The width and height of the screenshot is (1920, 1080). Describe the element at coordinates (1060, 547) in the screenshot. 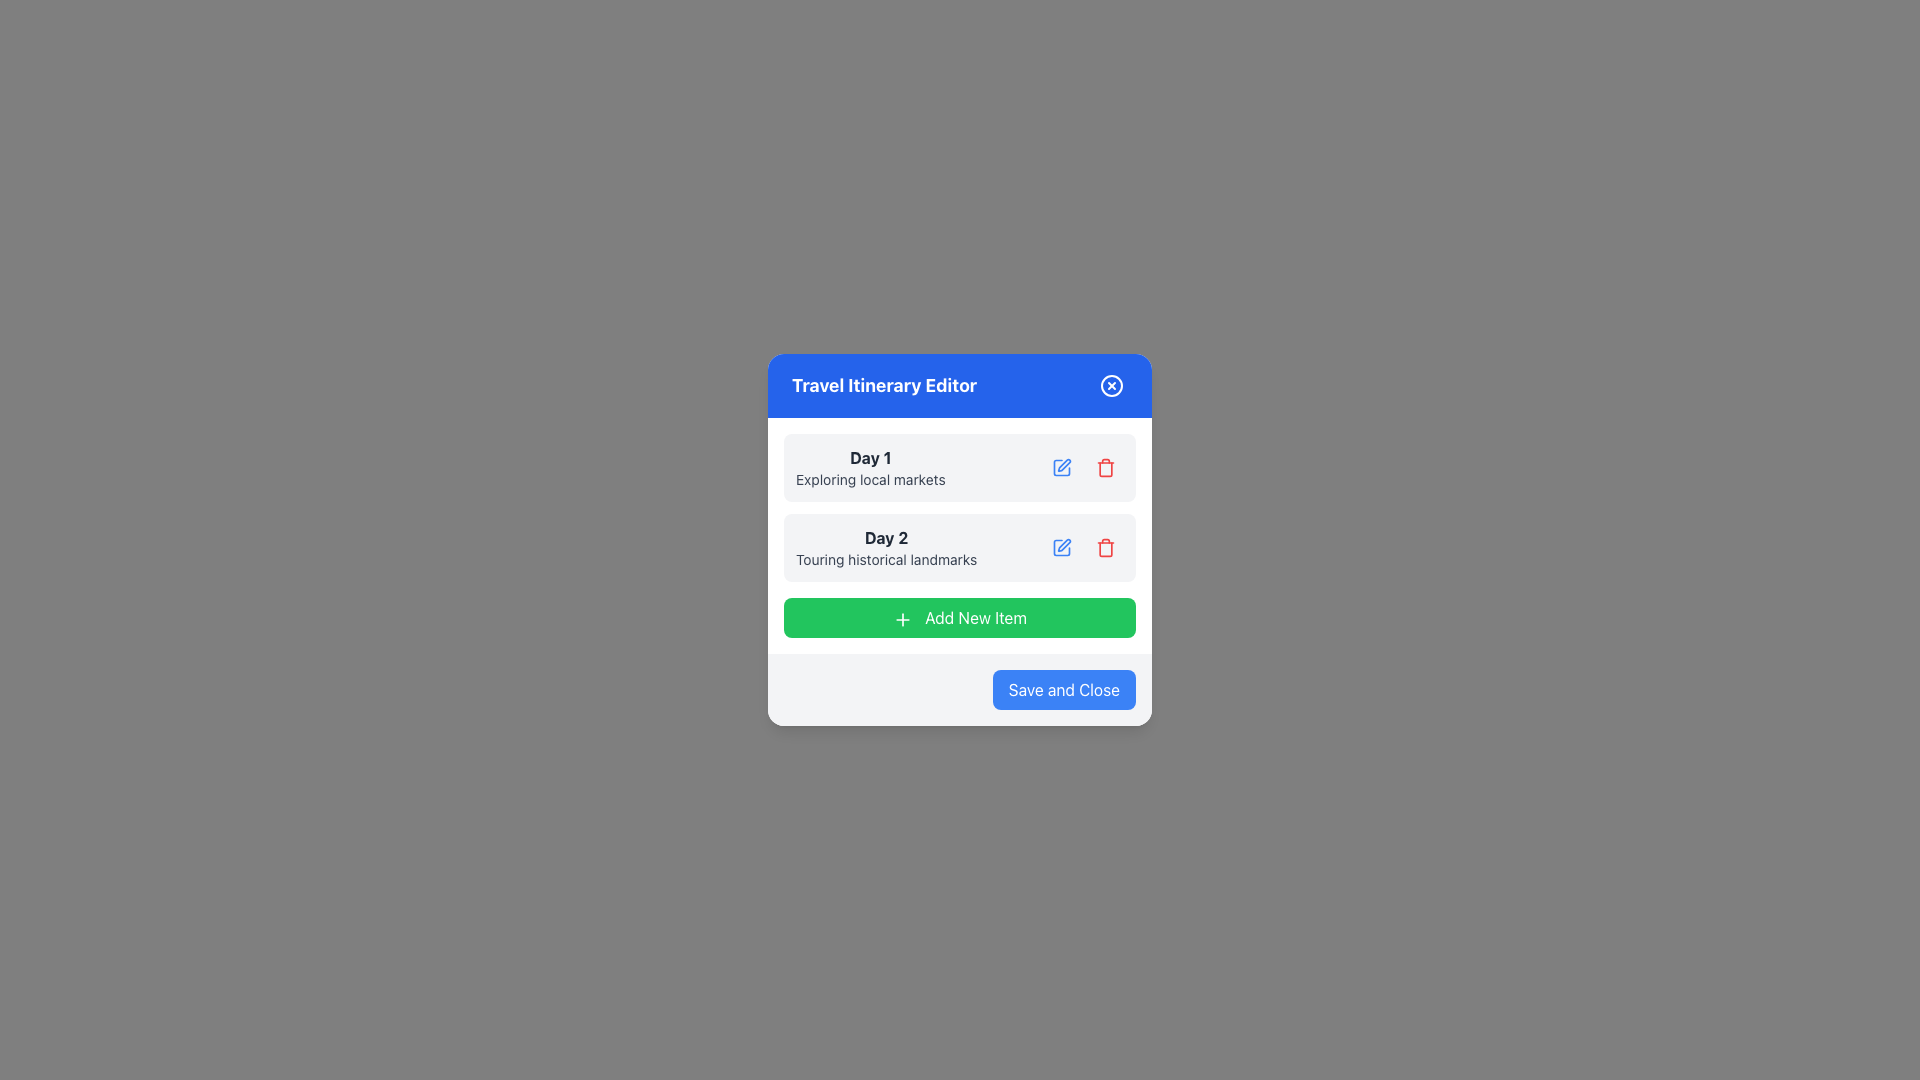

I see `the button` at that location.